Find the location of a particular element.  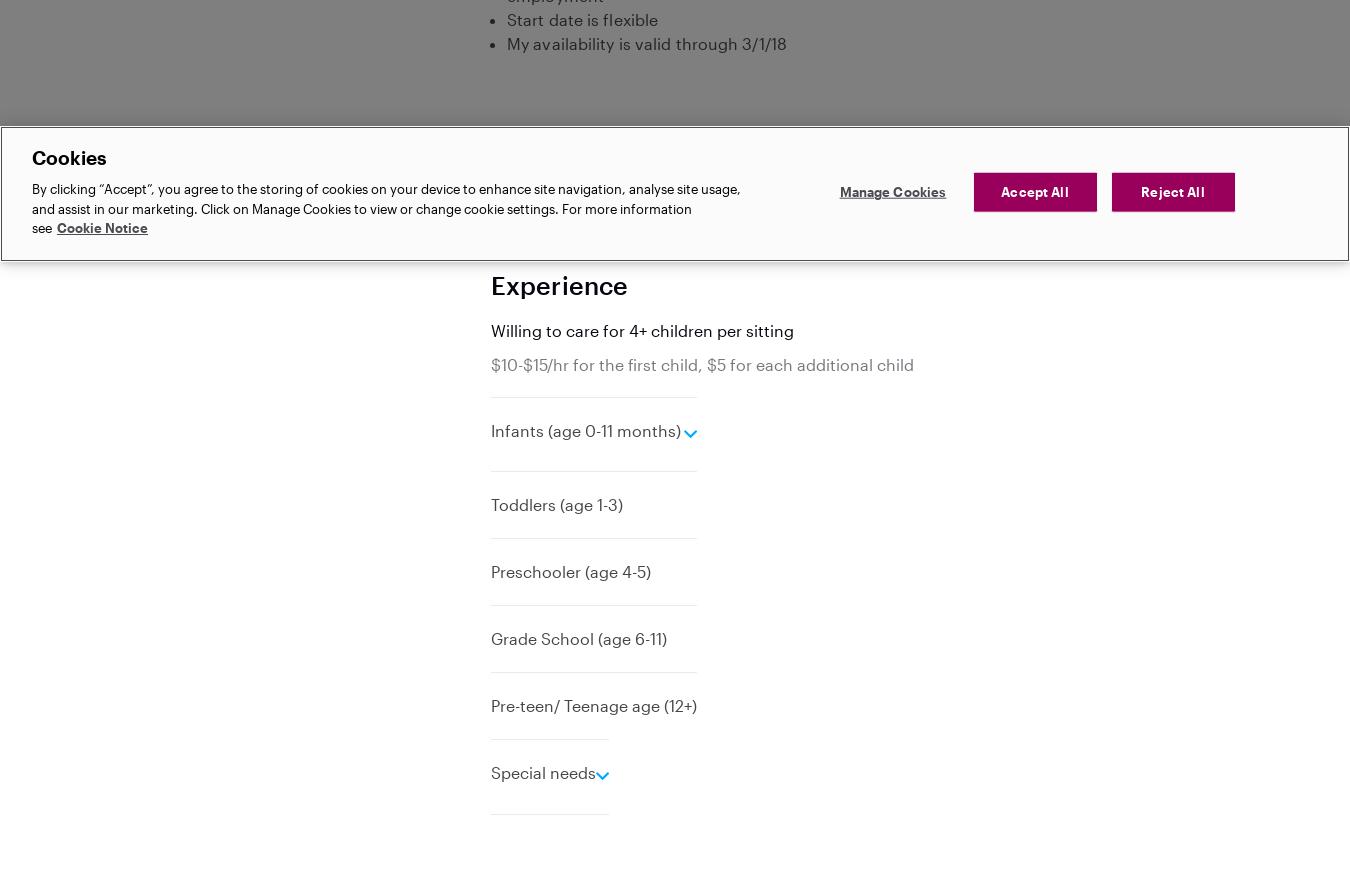

'My availability is valid through 3/1/18' is located at coordinates (646, 42).